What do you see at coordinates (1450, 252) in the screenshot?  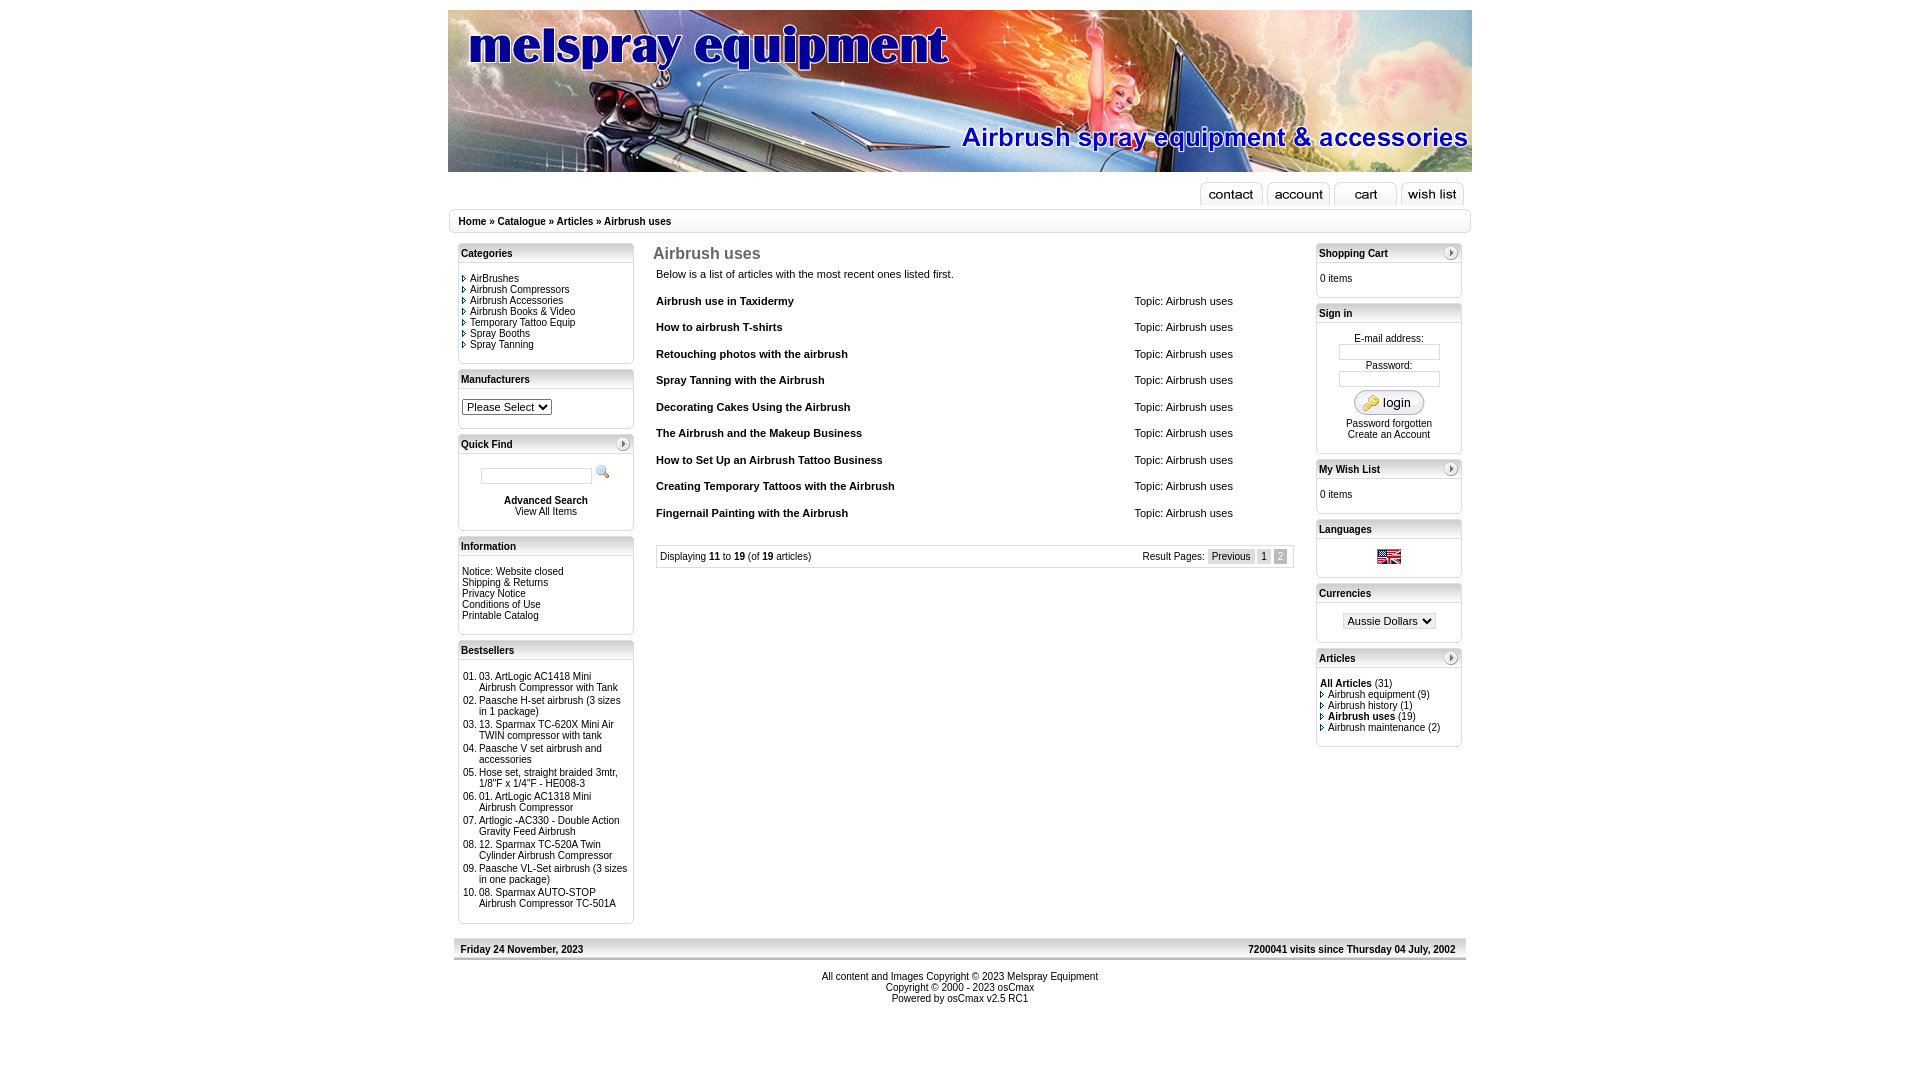 I see `'more'` at bounding box center [1450, 252].